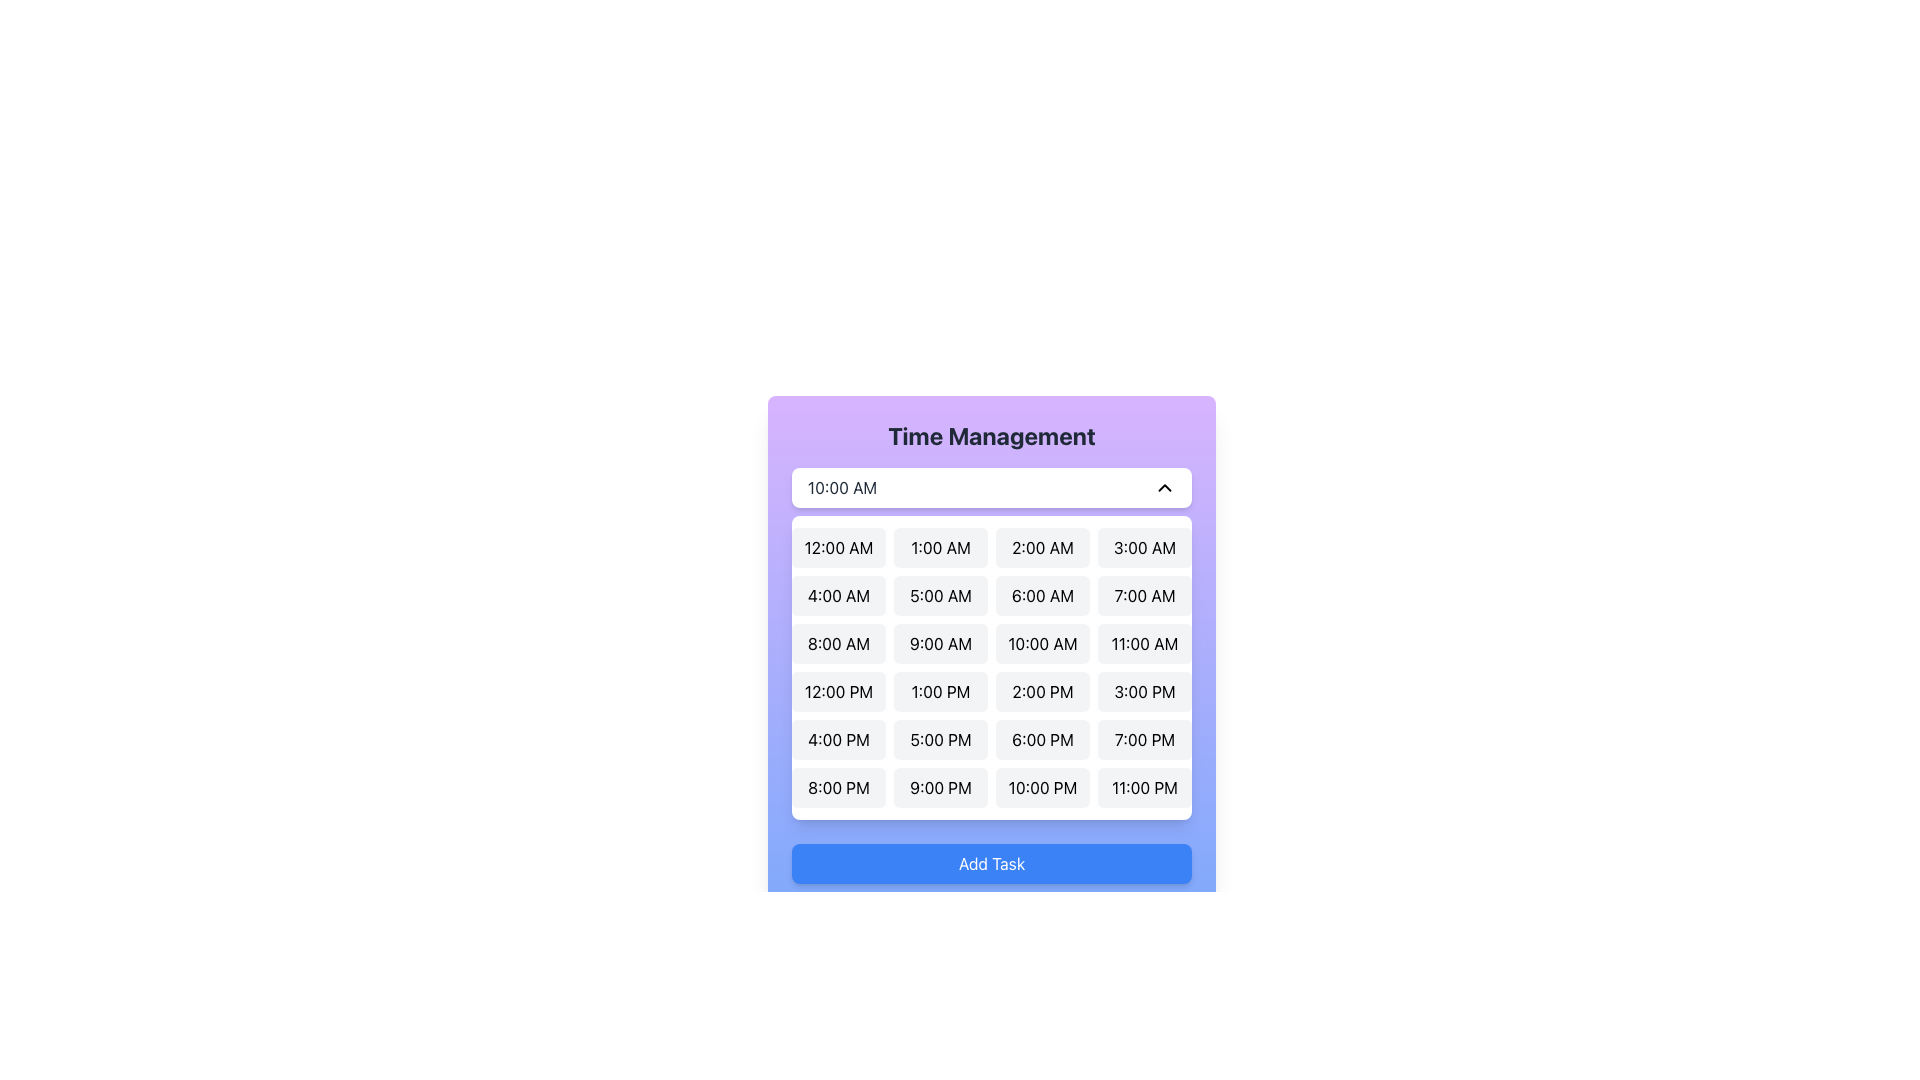 The image size is (1920, 1080). What do you see at coordinates (1145, 644) in the screenshot?
I see `the button labeled '11:00 AM' located in the grid of time options below the 'Time Management' dropdown menu, which is the last button in the third row from the top` at bounding box center [1145, 644].